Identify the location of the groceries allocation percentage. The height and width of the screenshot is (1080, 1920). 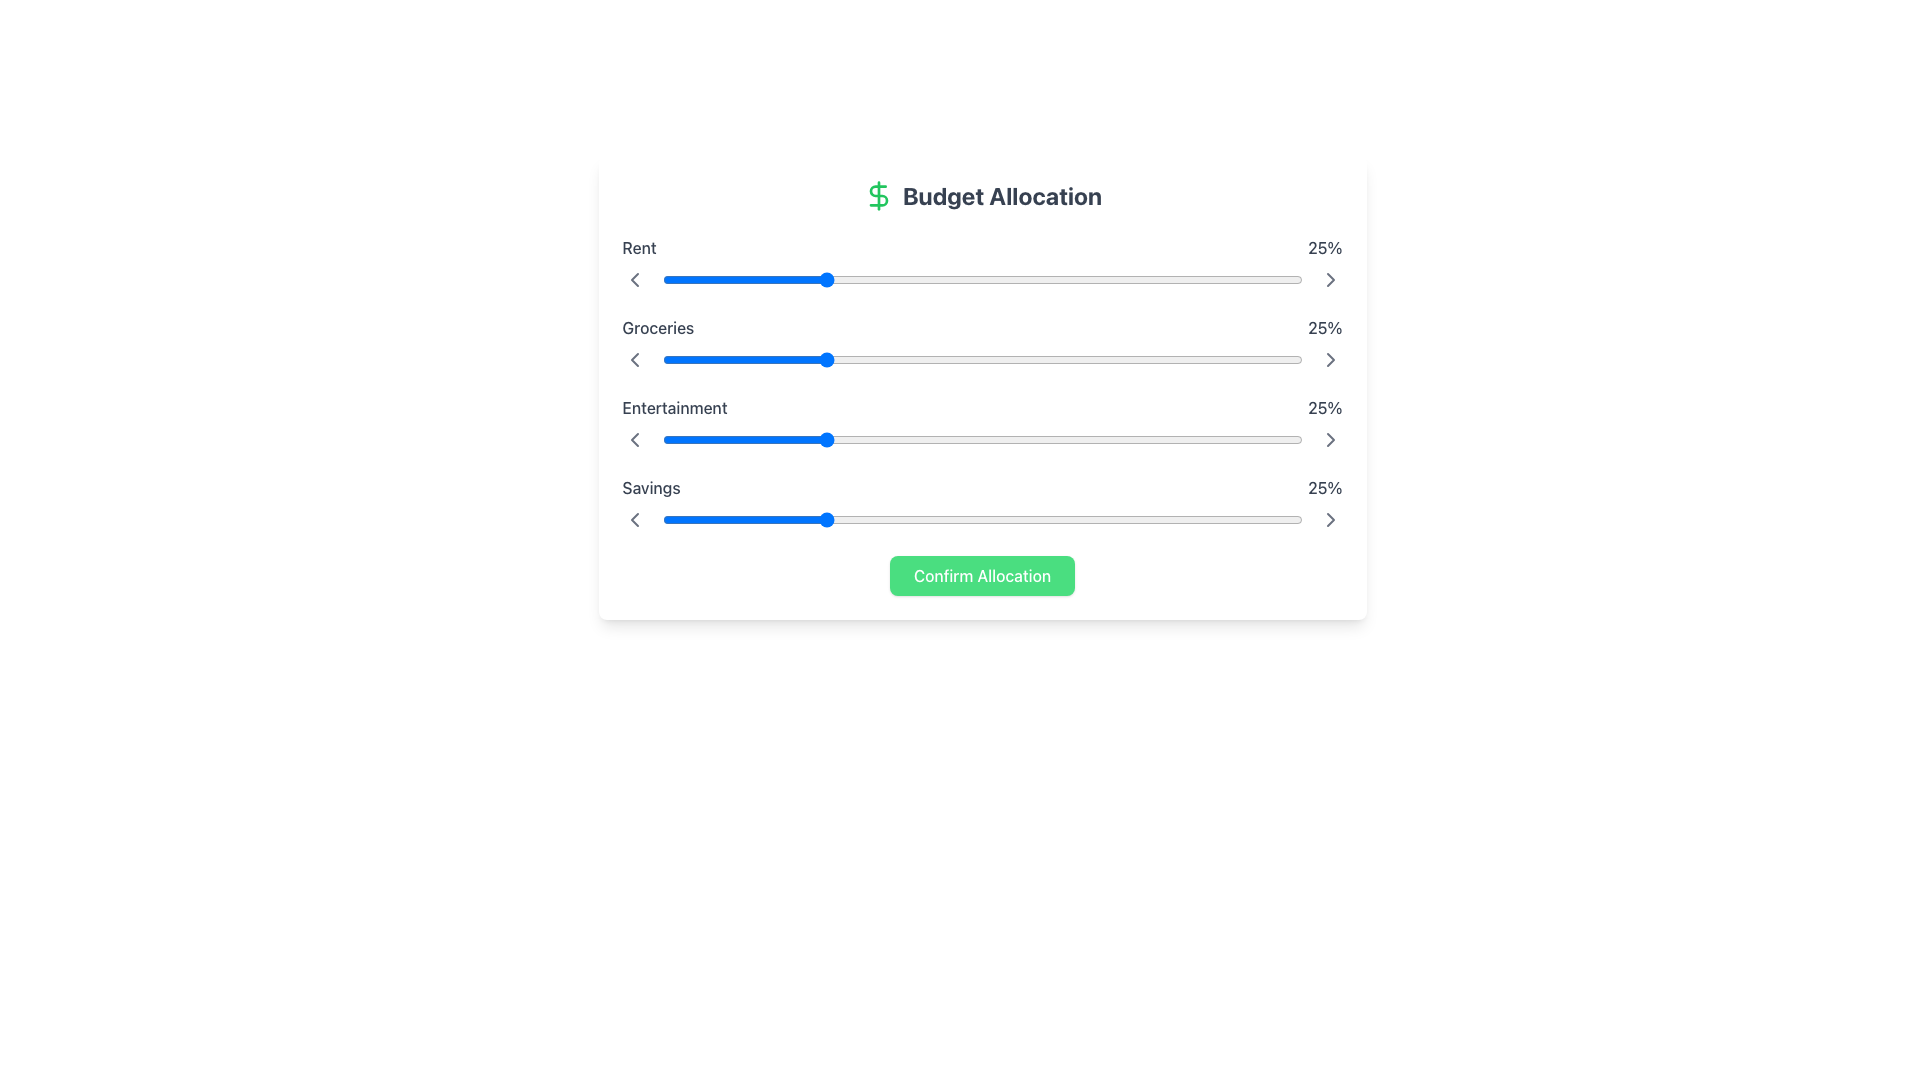
(1237, 358).